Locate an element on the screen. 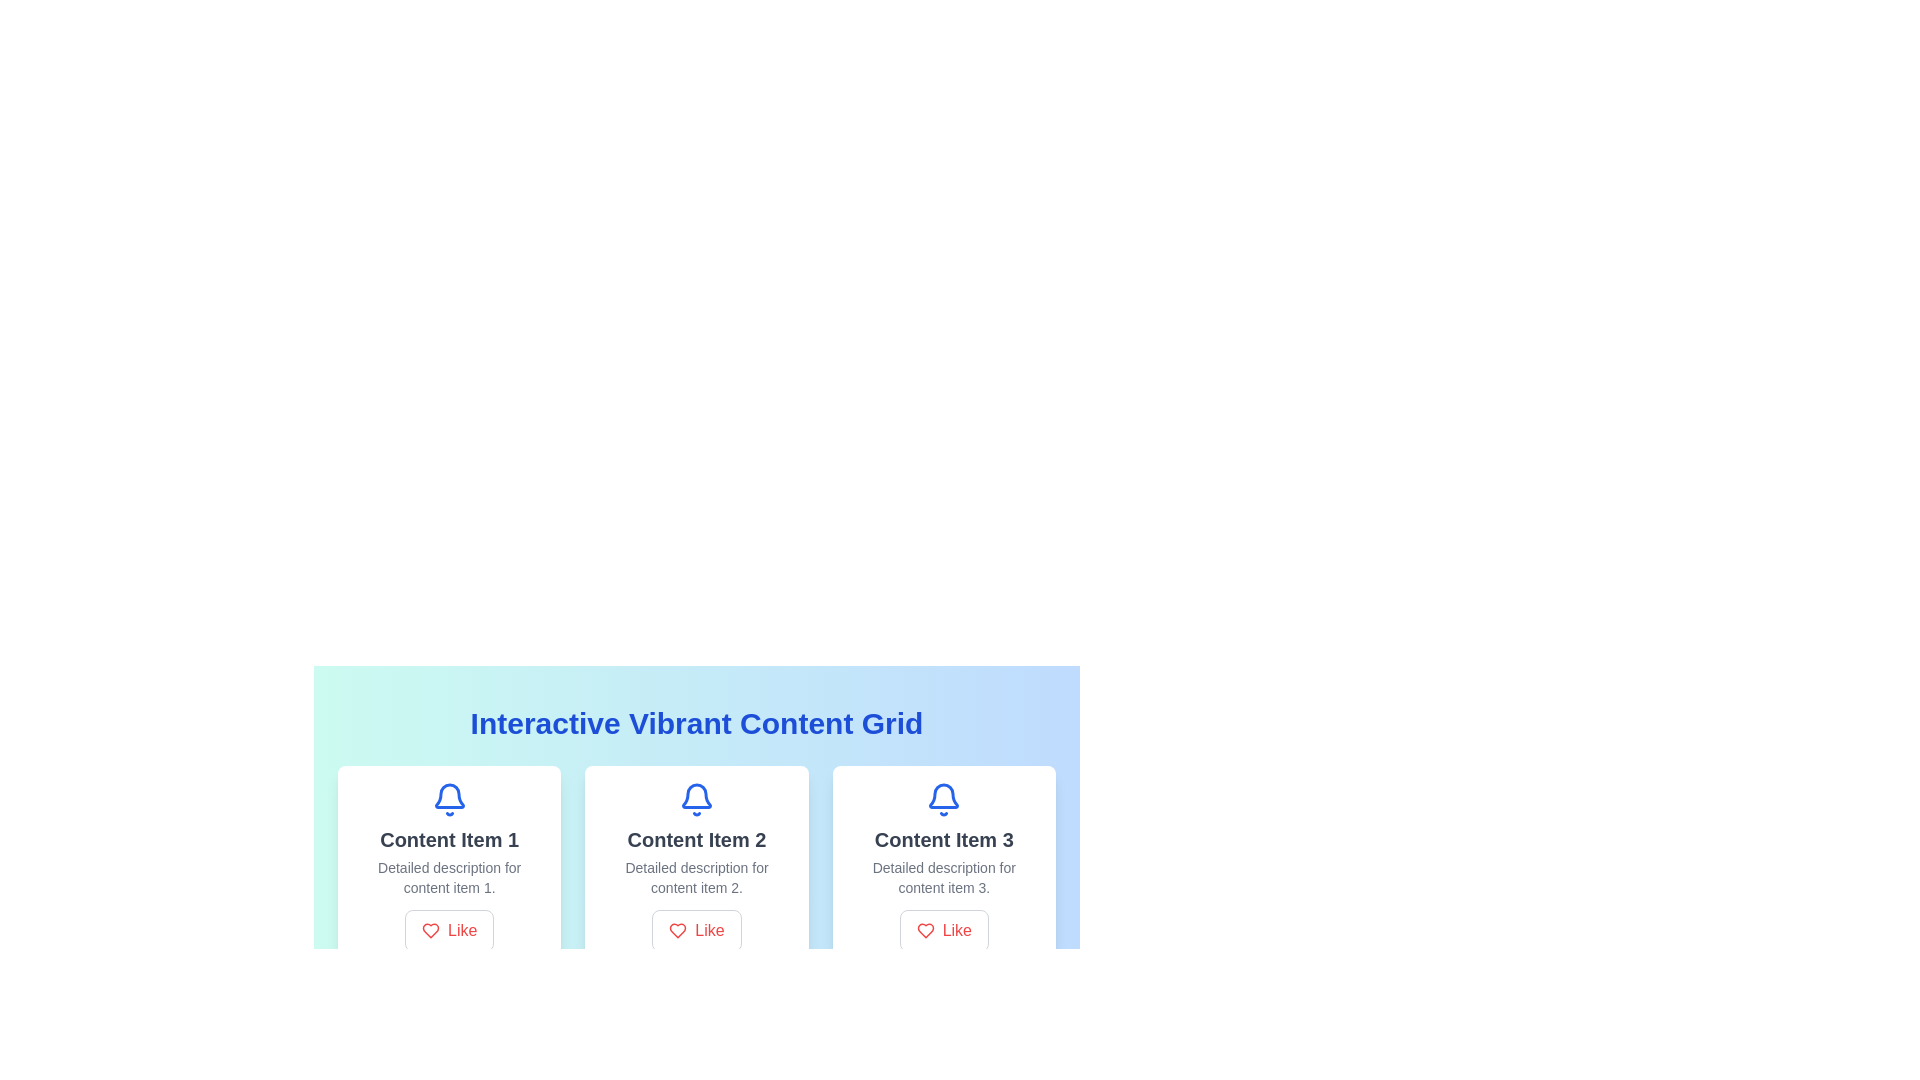 Image resolution: width=1920 pixels, height=1080 pixels. the decorative SVG Icon representing notifications or alerts associated with 'Content Item 2', located at the top center of the middle column in a three-column grid is located at coordinates (696, 798).